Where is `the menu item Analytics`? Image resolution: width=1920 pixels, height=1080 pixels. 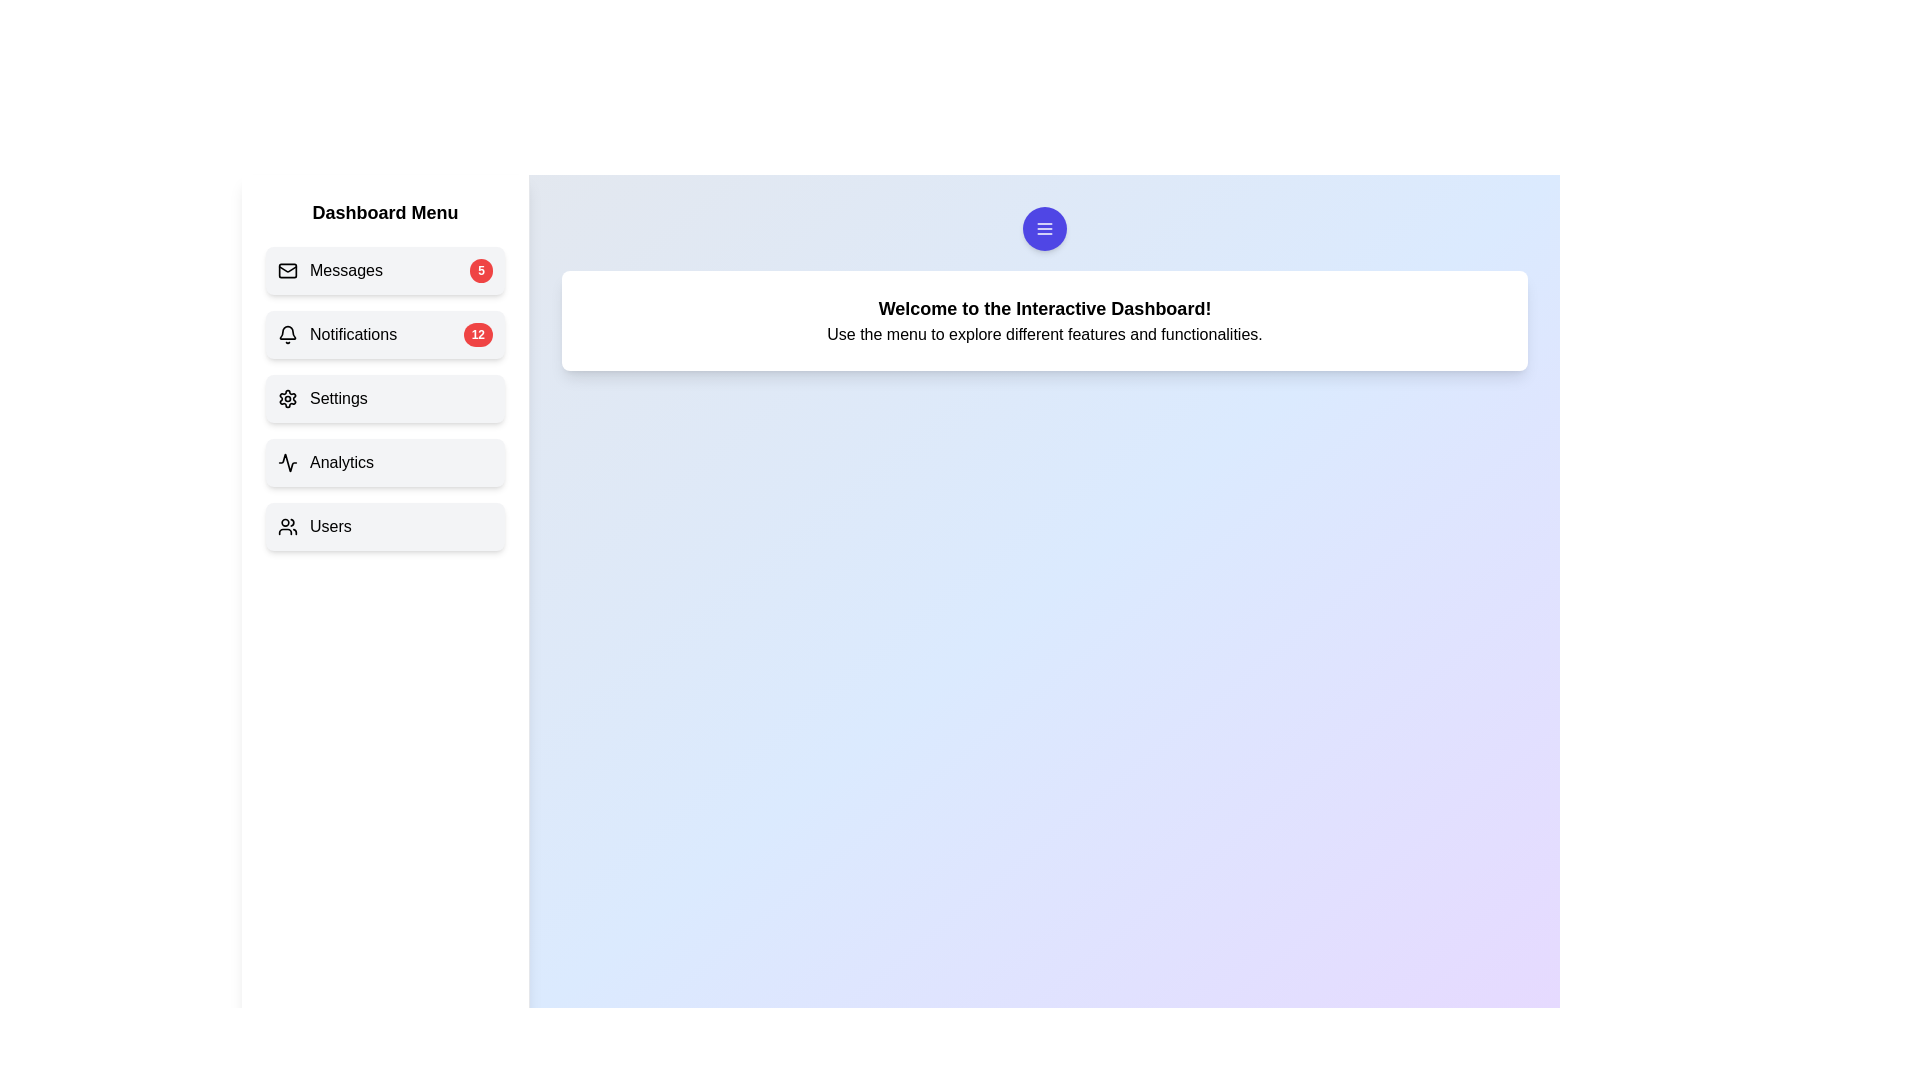
the menu item Analytics is located at coordinates (385, 462).